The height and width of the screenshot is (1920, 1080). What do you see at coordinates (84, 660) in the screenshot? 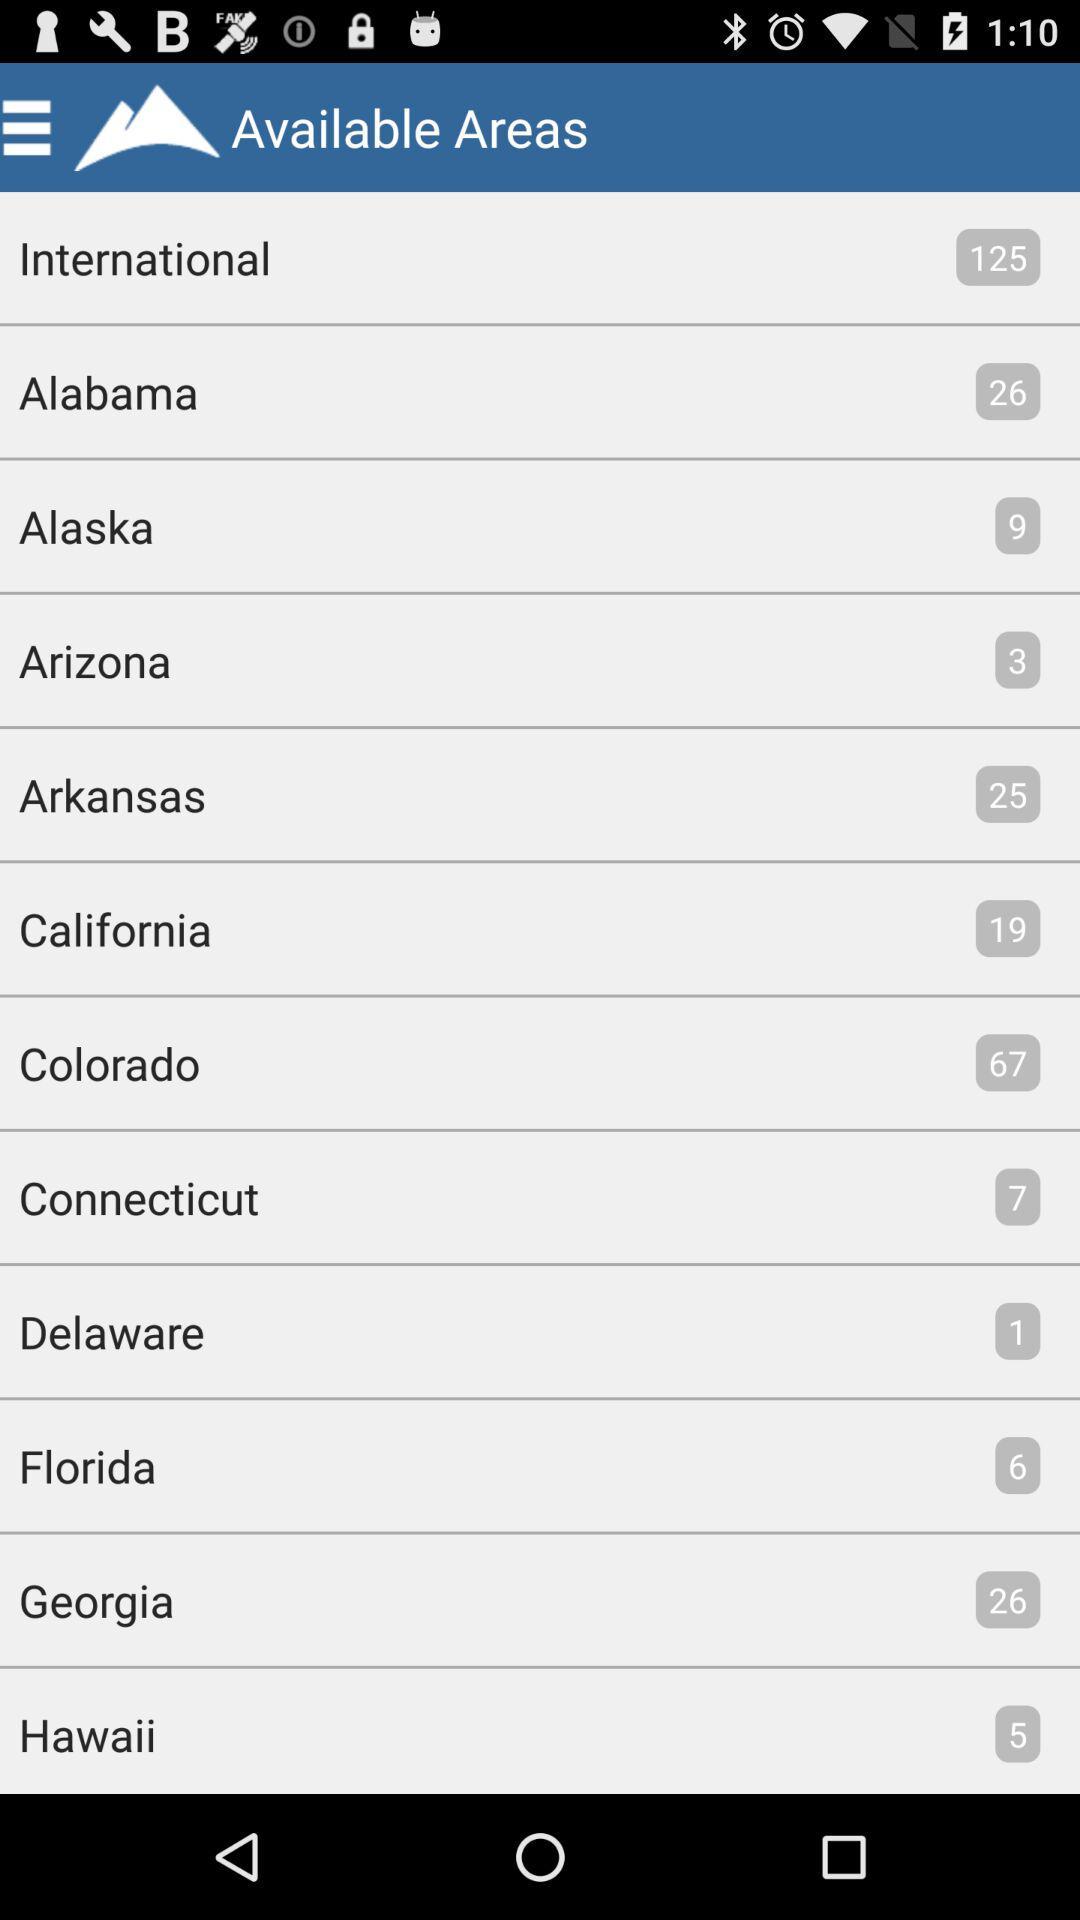
I see `item next to the 3` at bounding box center [84, 660].